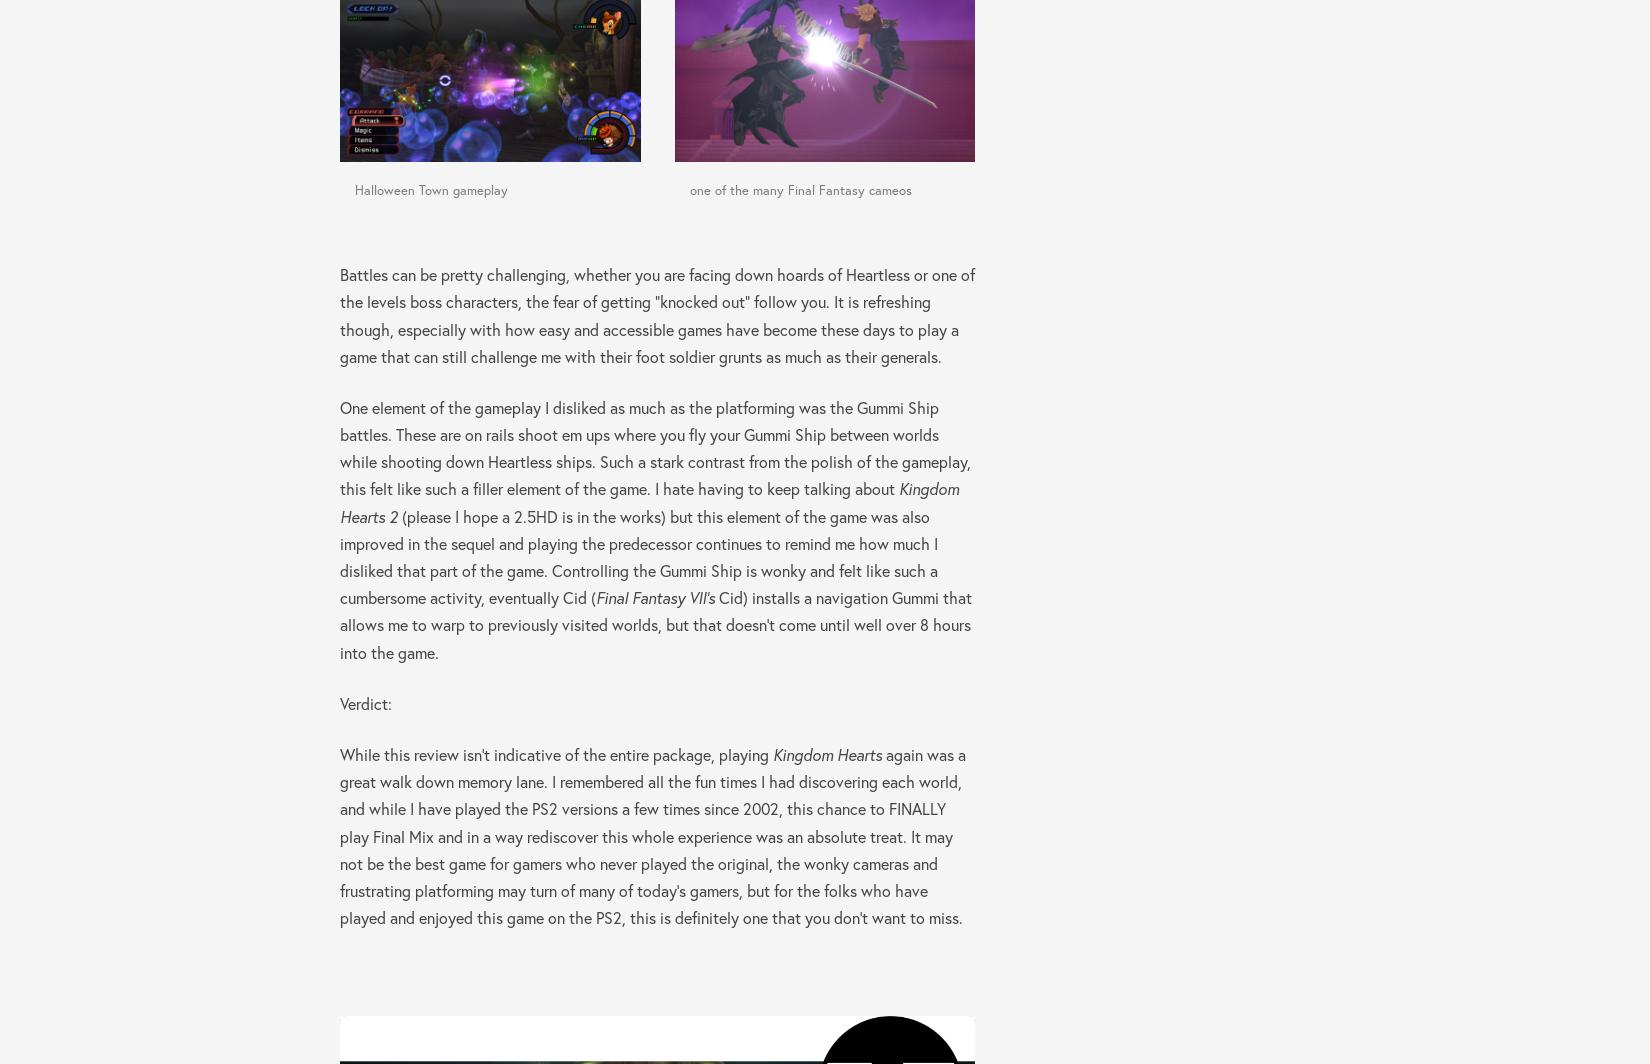  What do you see at coordinates (648, 501) in the screenshot?
I see `'Kingdom Hearts 2'` at bounding box center [648, 501].